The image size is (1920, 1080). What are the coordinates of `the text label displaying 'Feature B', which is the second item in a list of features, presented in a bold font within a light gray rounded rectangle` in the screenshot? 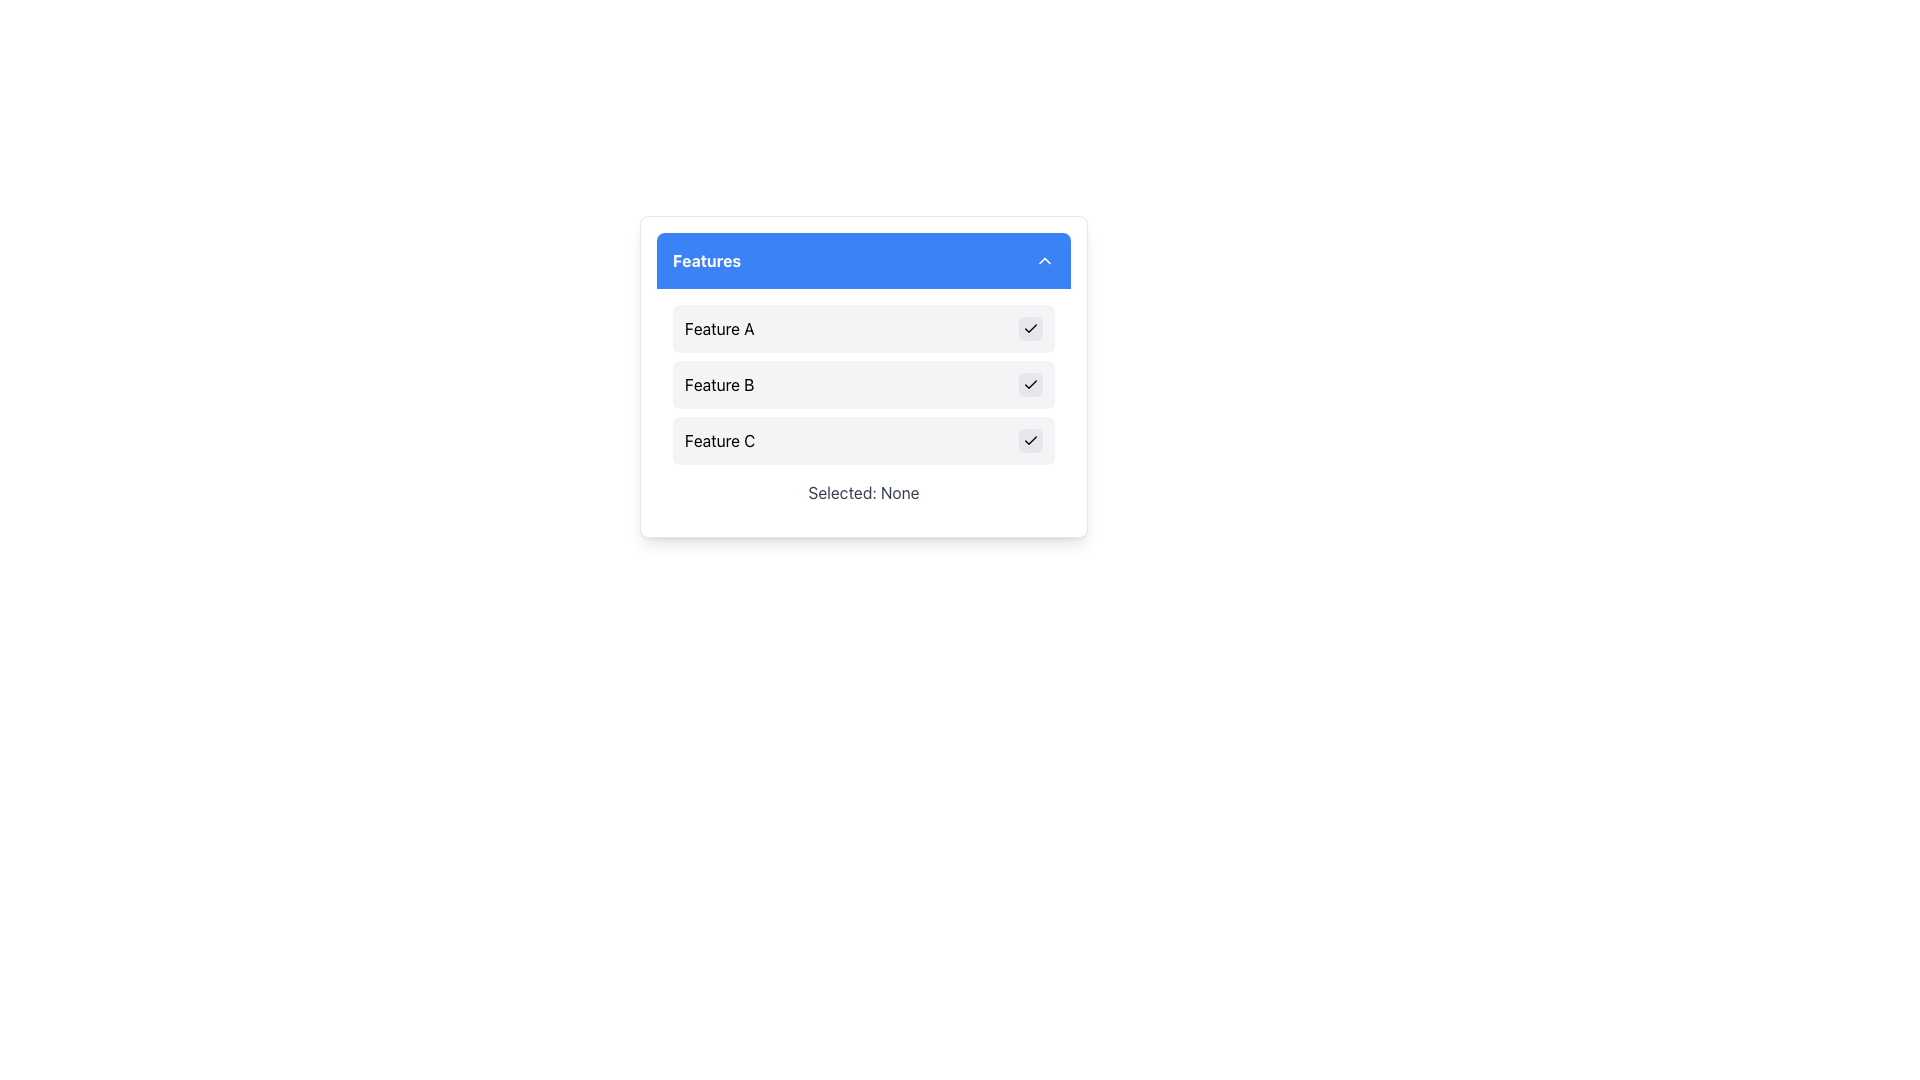 It's located at (719, 385).